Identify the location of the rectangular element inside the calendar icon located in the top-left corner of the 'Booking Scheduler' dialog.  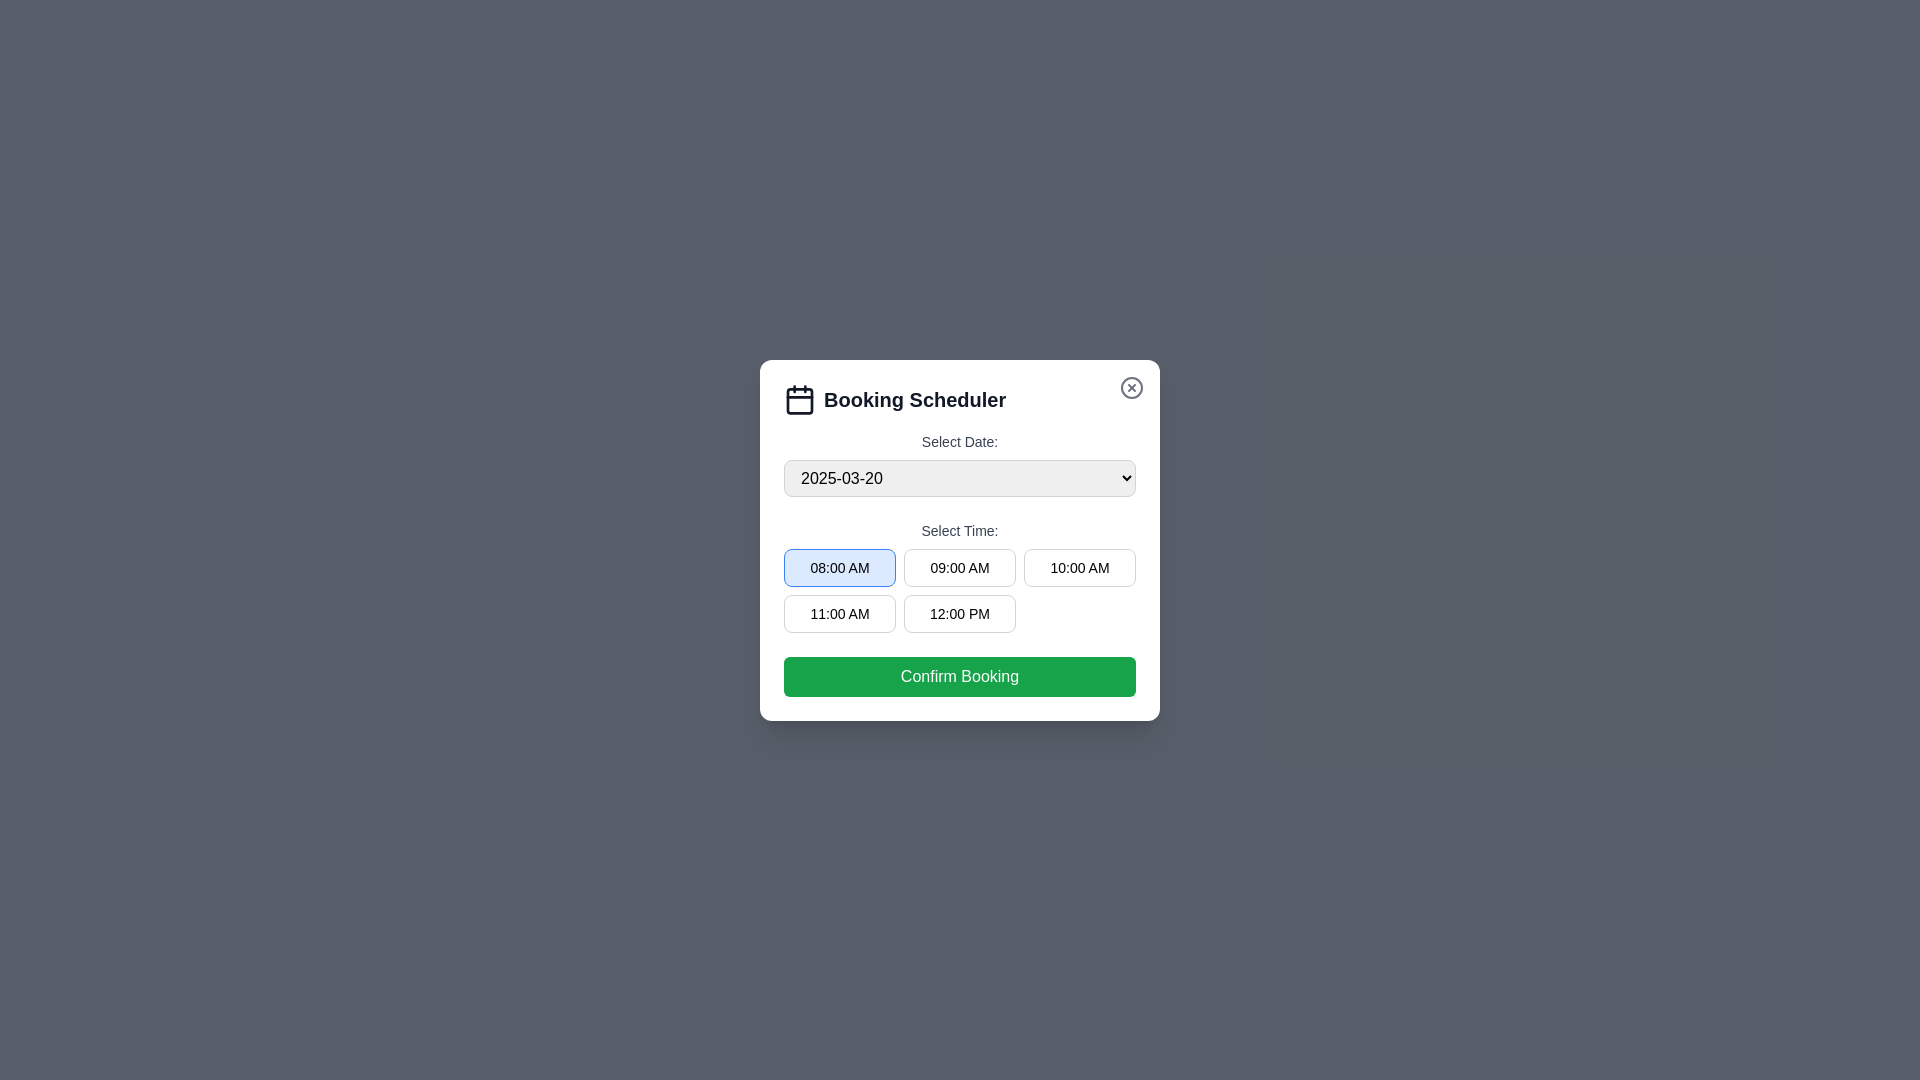
(800, 400).